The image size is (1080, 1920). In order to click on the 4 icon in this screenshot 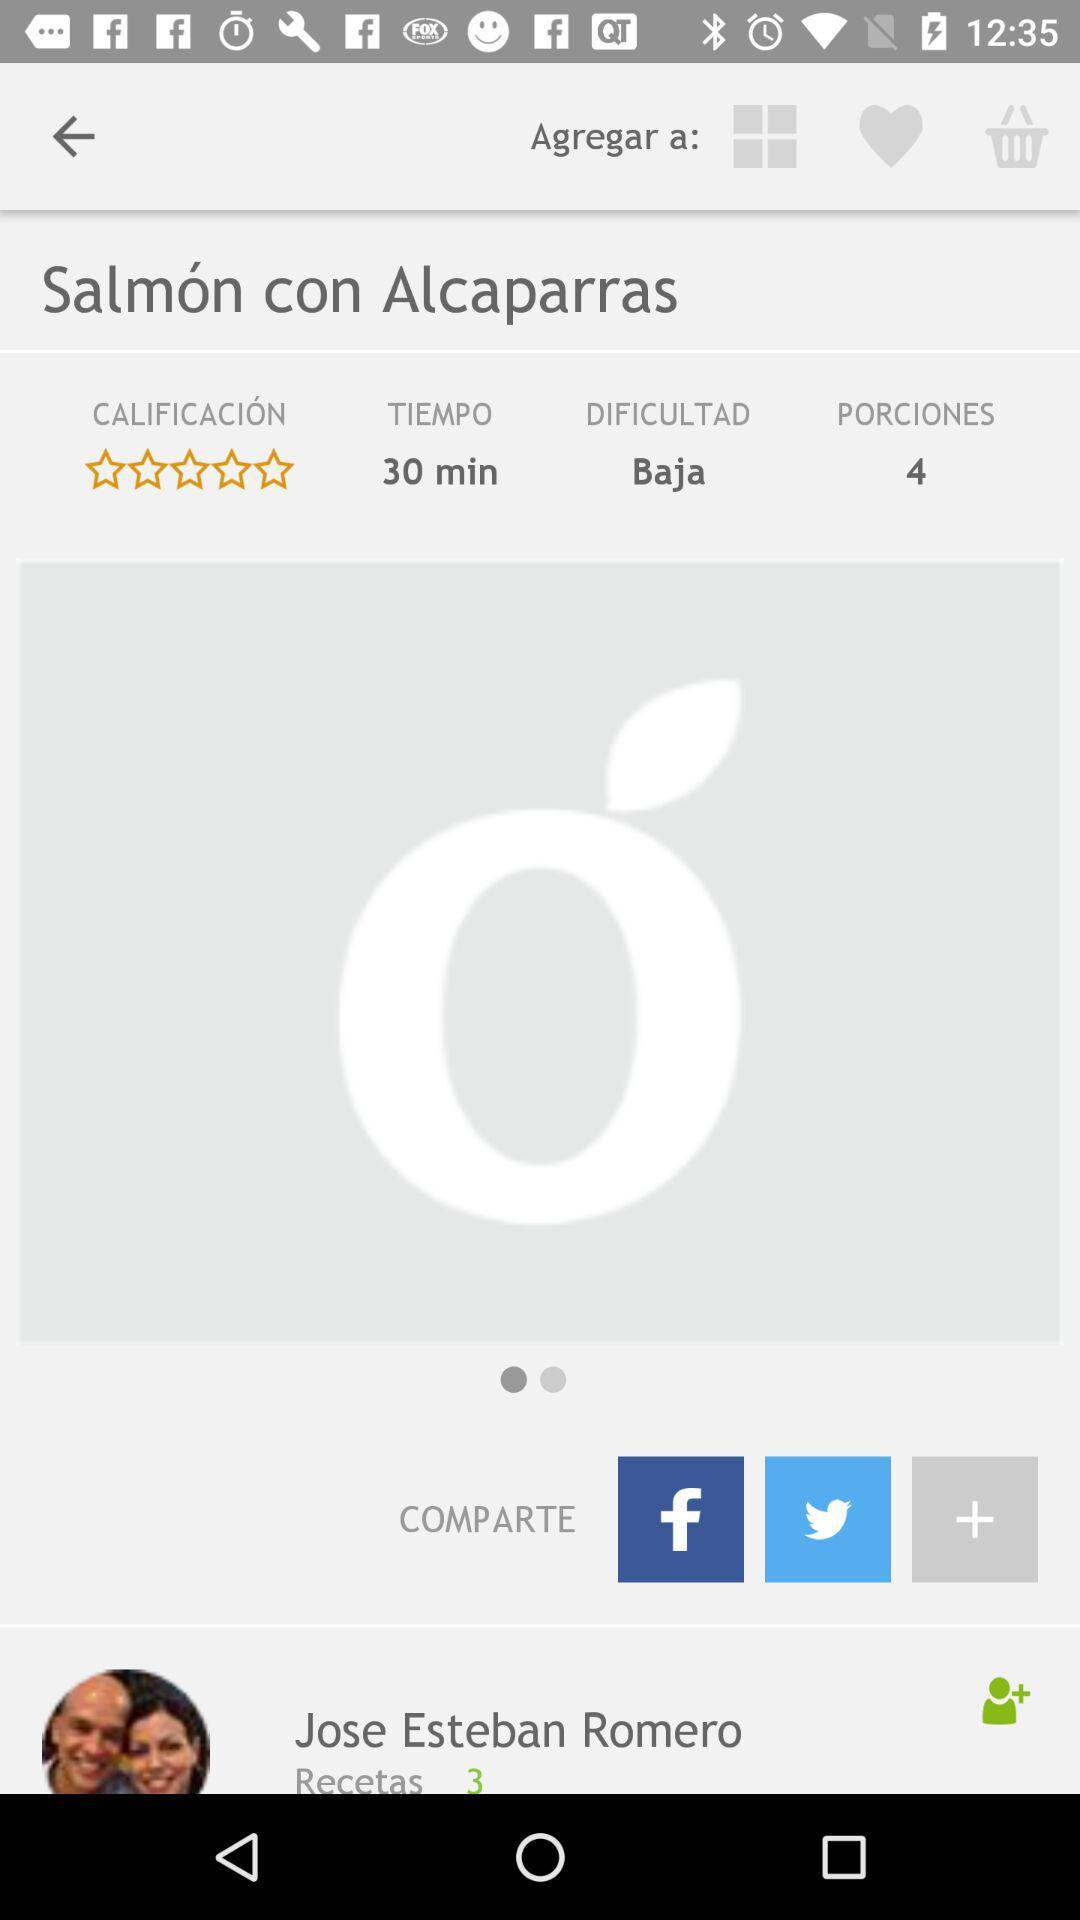, I will do `click(916, 470)`.